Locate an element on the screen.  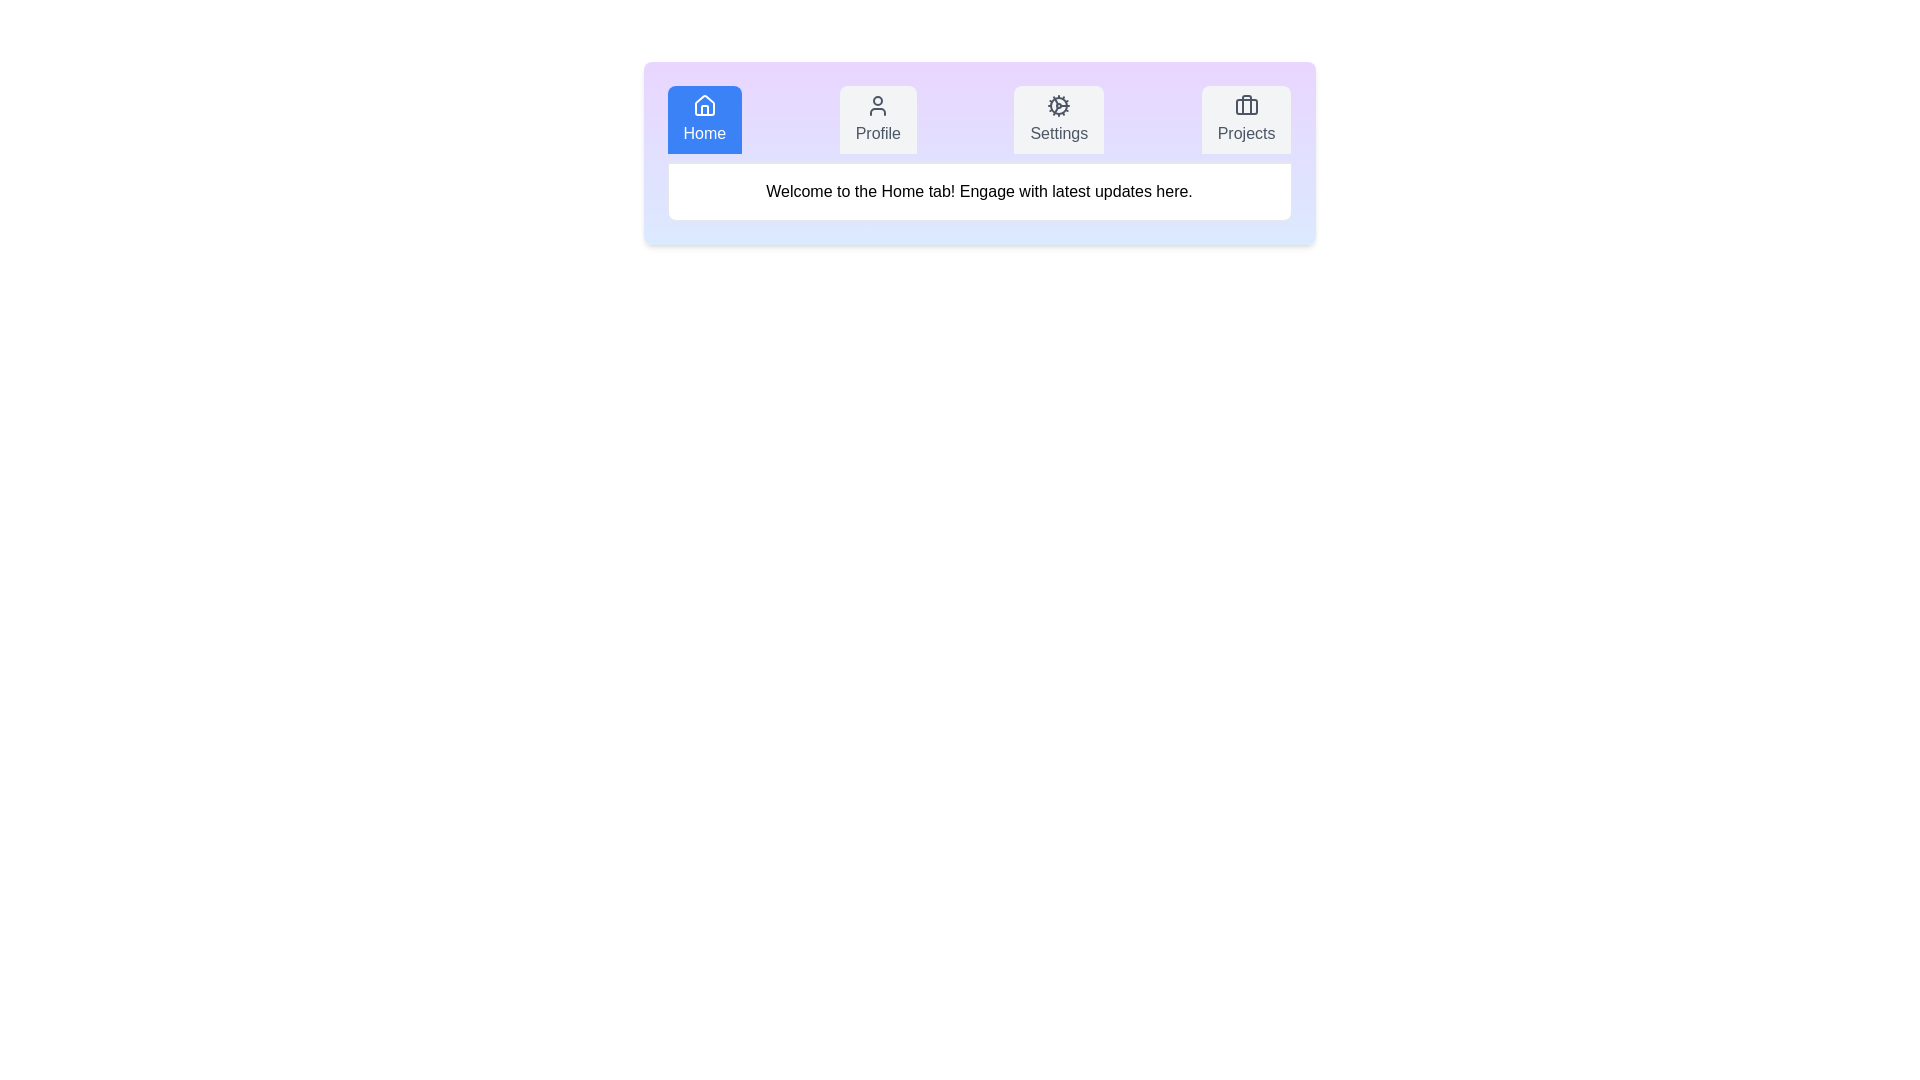
text displayed in the centered label that says 'Welcome to the Home tab! Engage with latest updates here.' is located at coordinates (979, 192).